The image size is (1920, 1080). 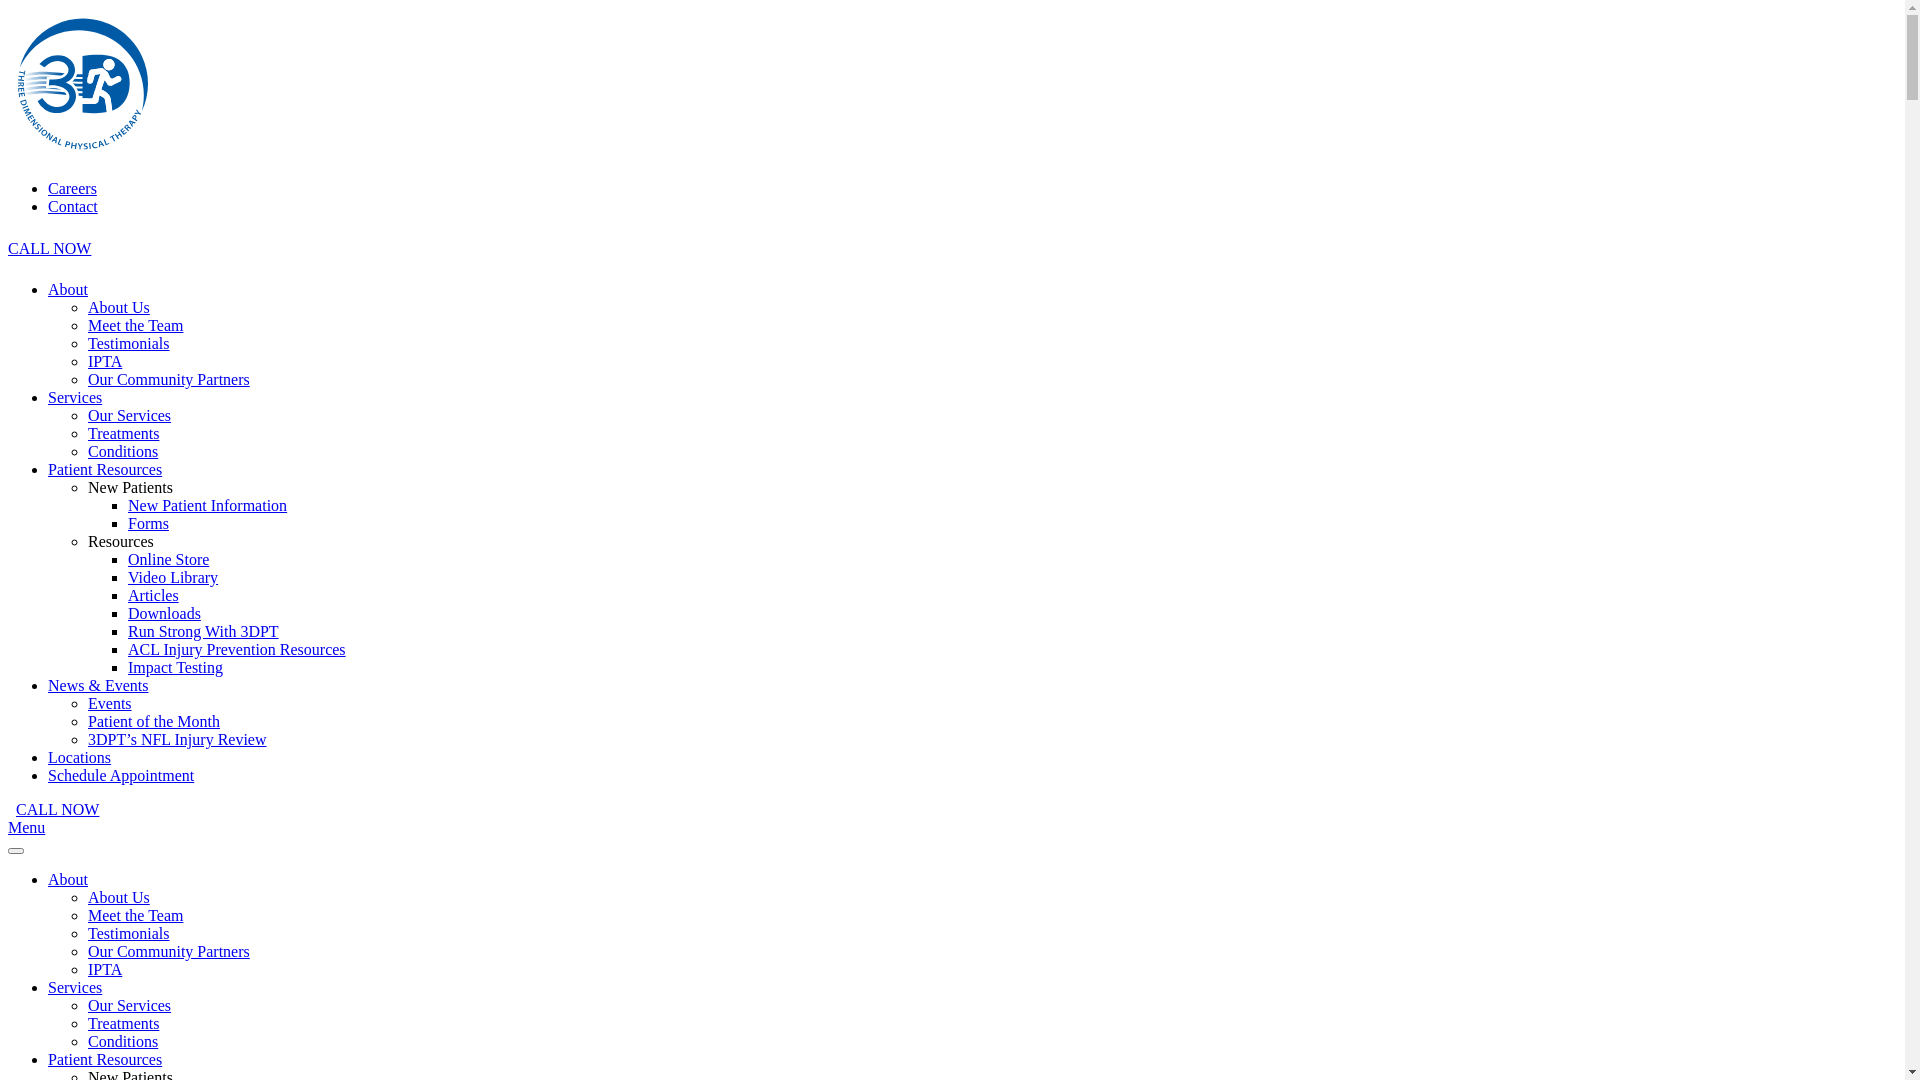 I want to click on 'Online Store', so click(x=168, y=559).